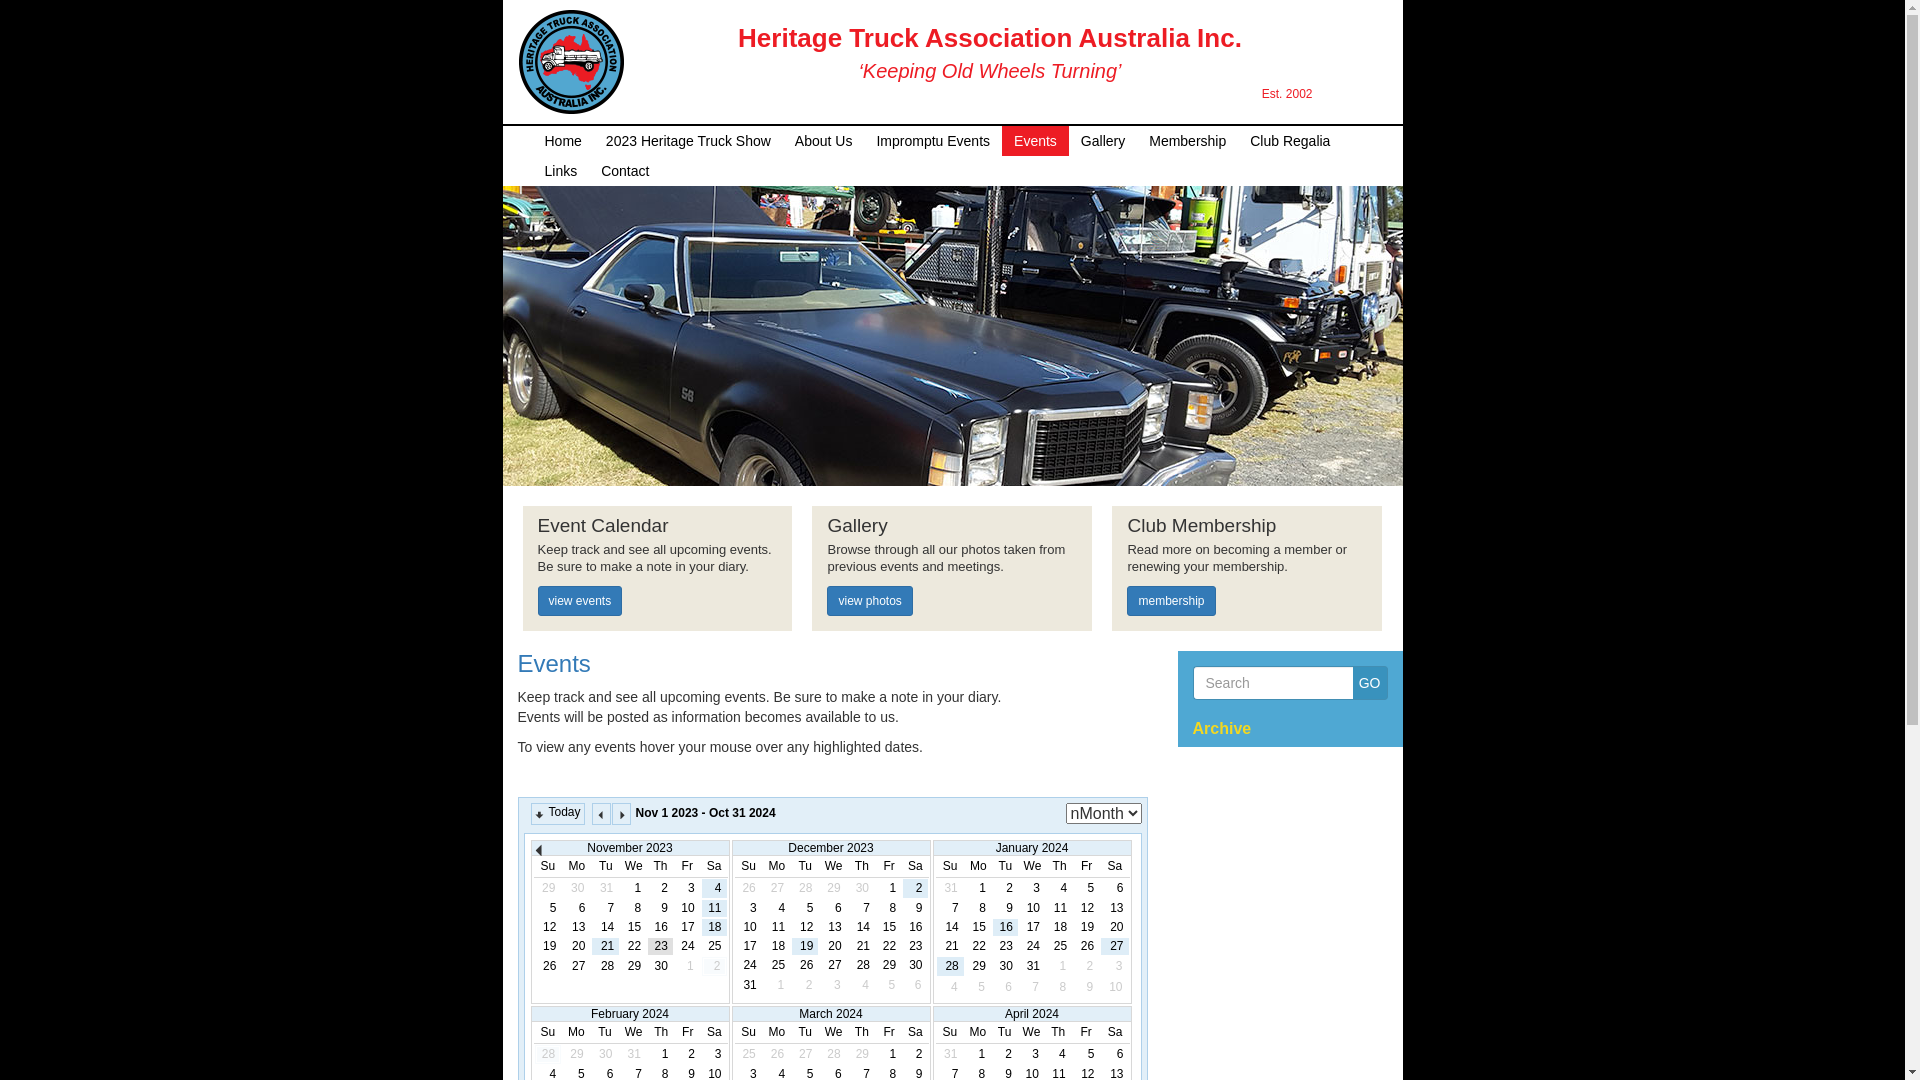  Describe the element at coordinates (623, 169) in the screenshot. I see `'Contact'` at that location.